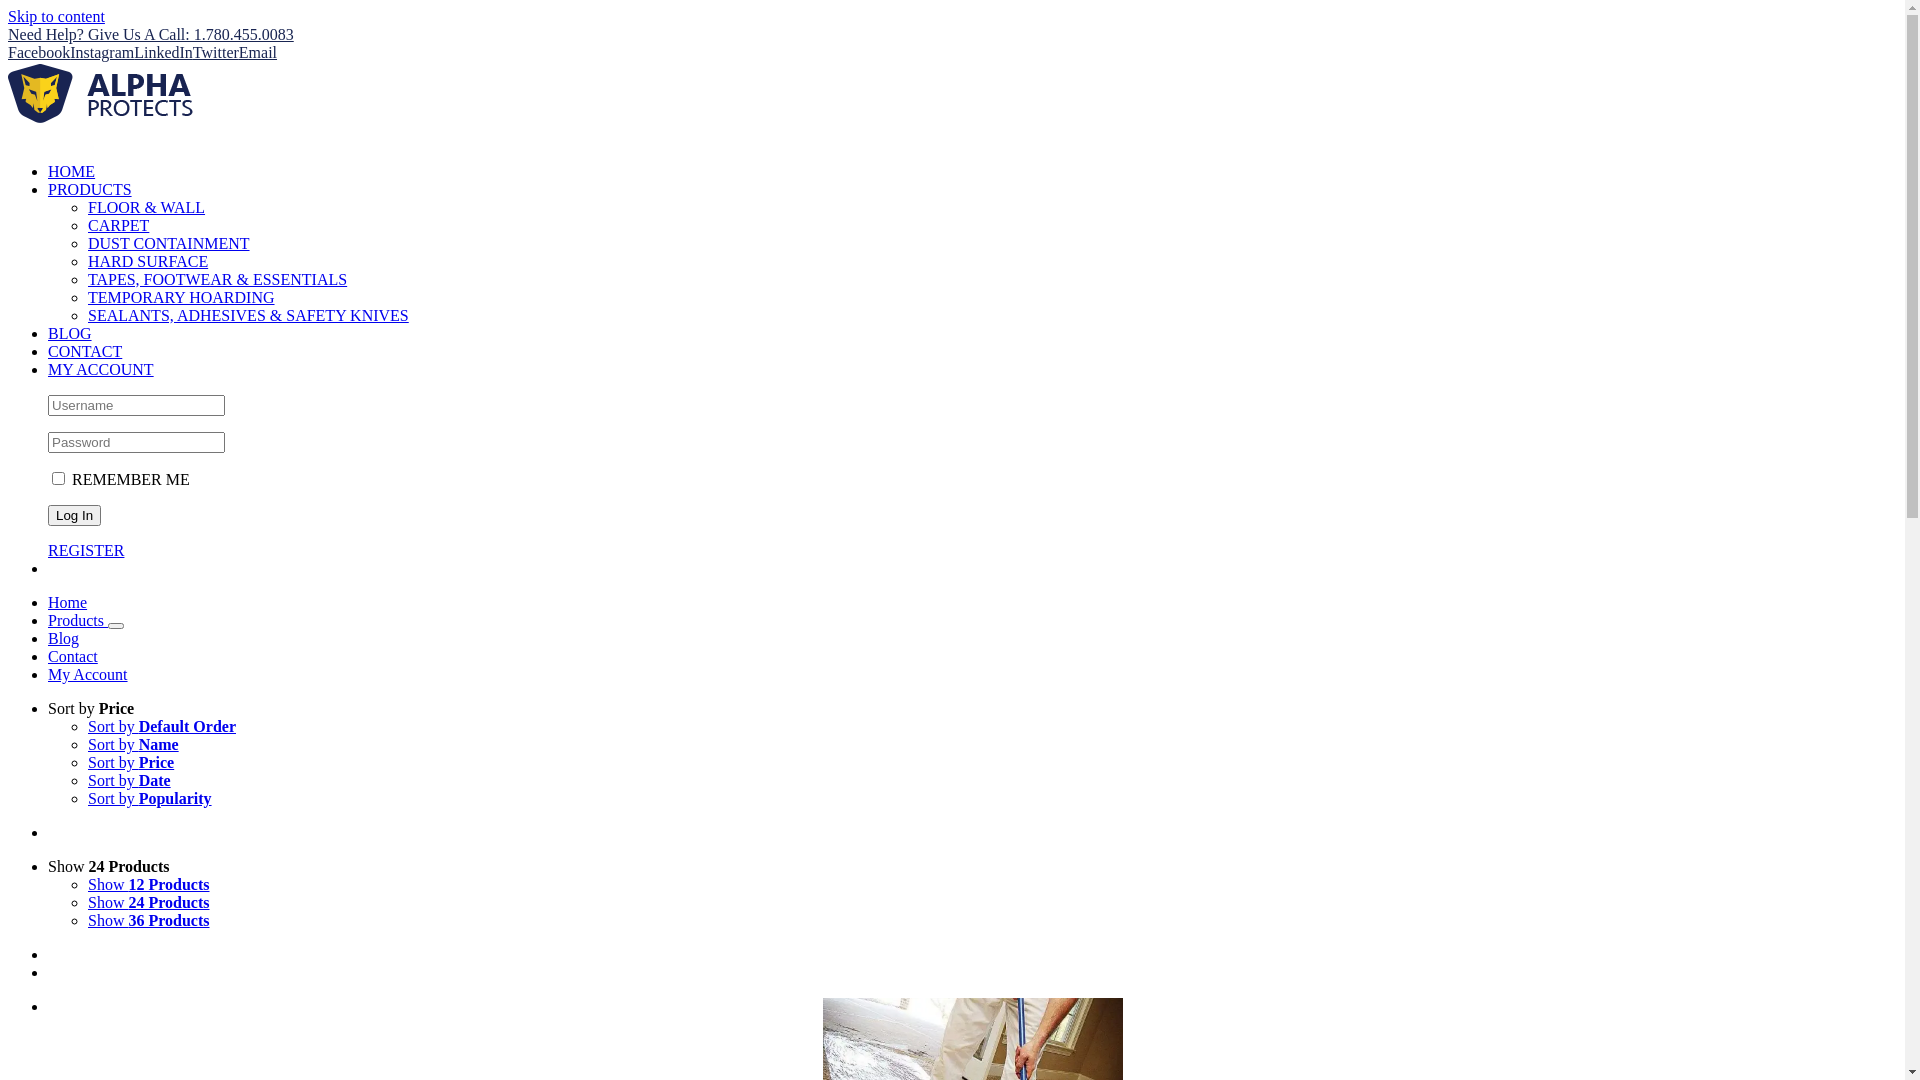  I want to click on 'Show 24 Products', so click(108, 865).